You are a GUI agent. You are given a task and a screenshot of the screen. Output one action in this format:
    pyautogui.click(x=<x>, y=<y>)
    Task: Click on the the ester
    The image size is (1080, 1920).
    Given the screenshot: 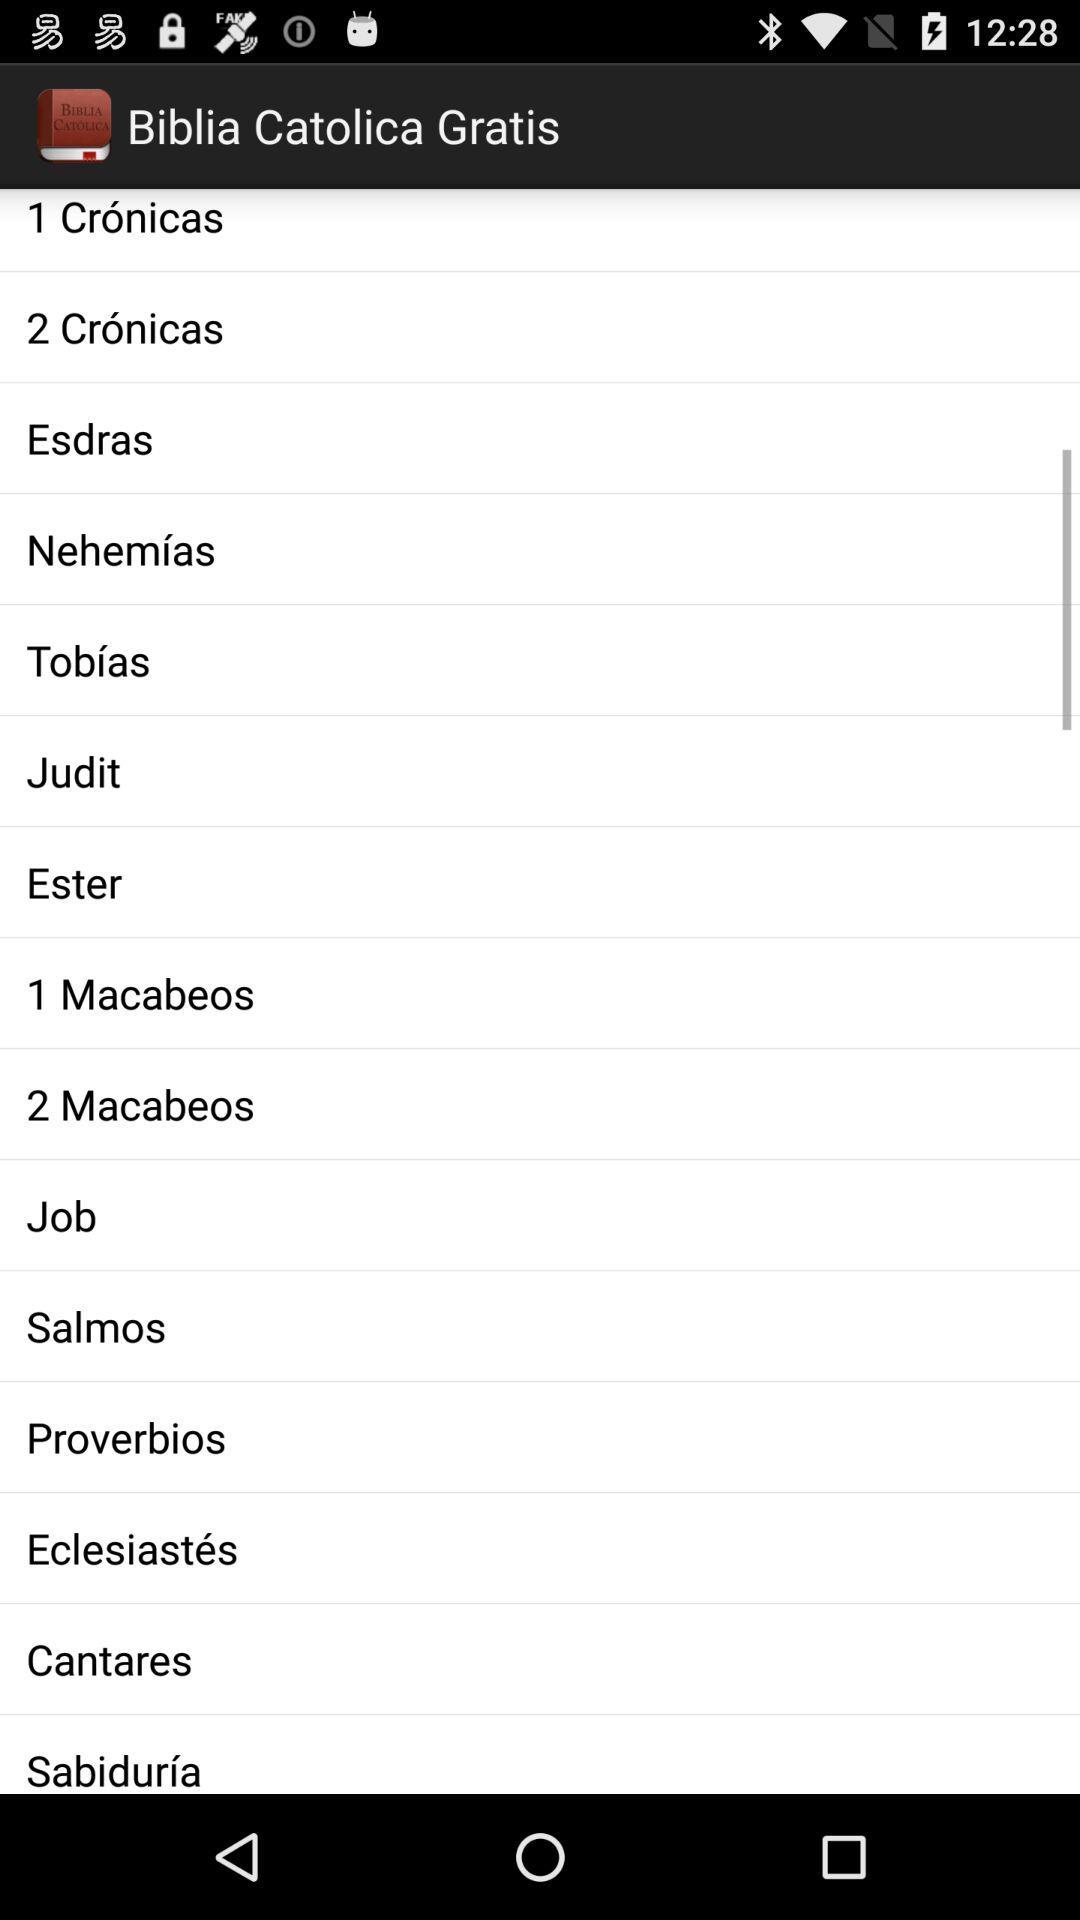 What is the action you would take?
    pyautogui.click(x=540, y=881)
    